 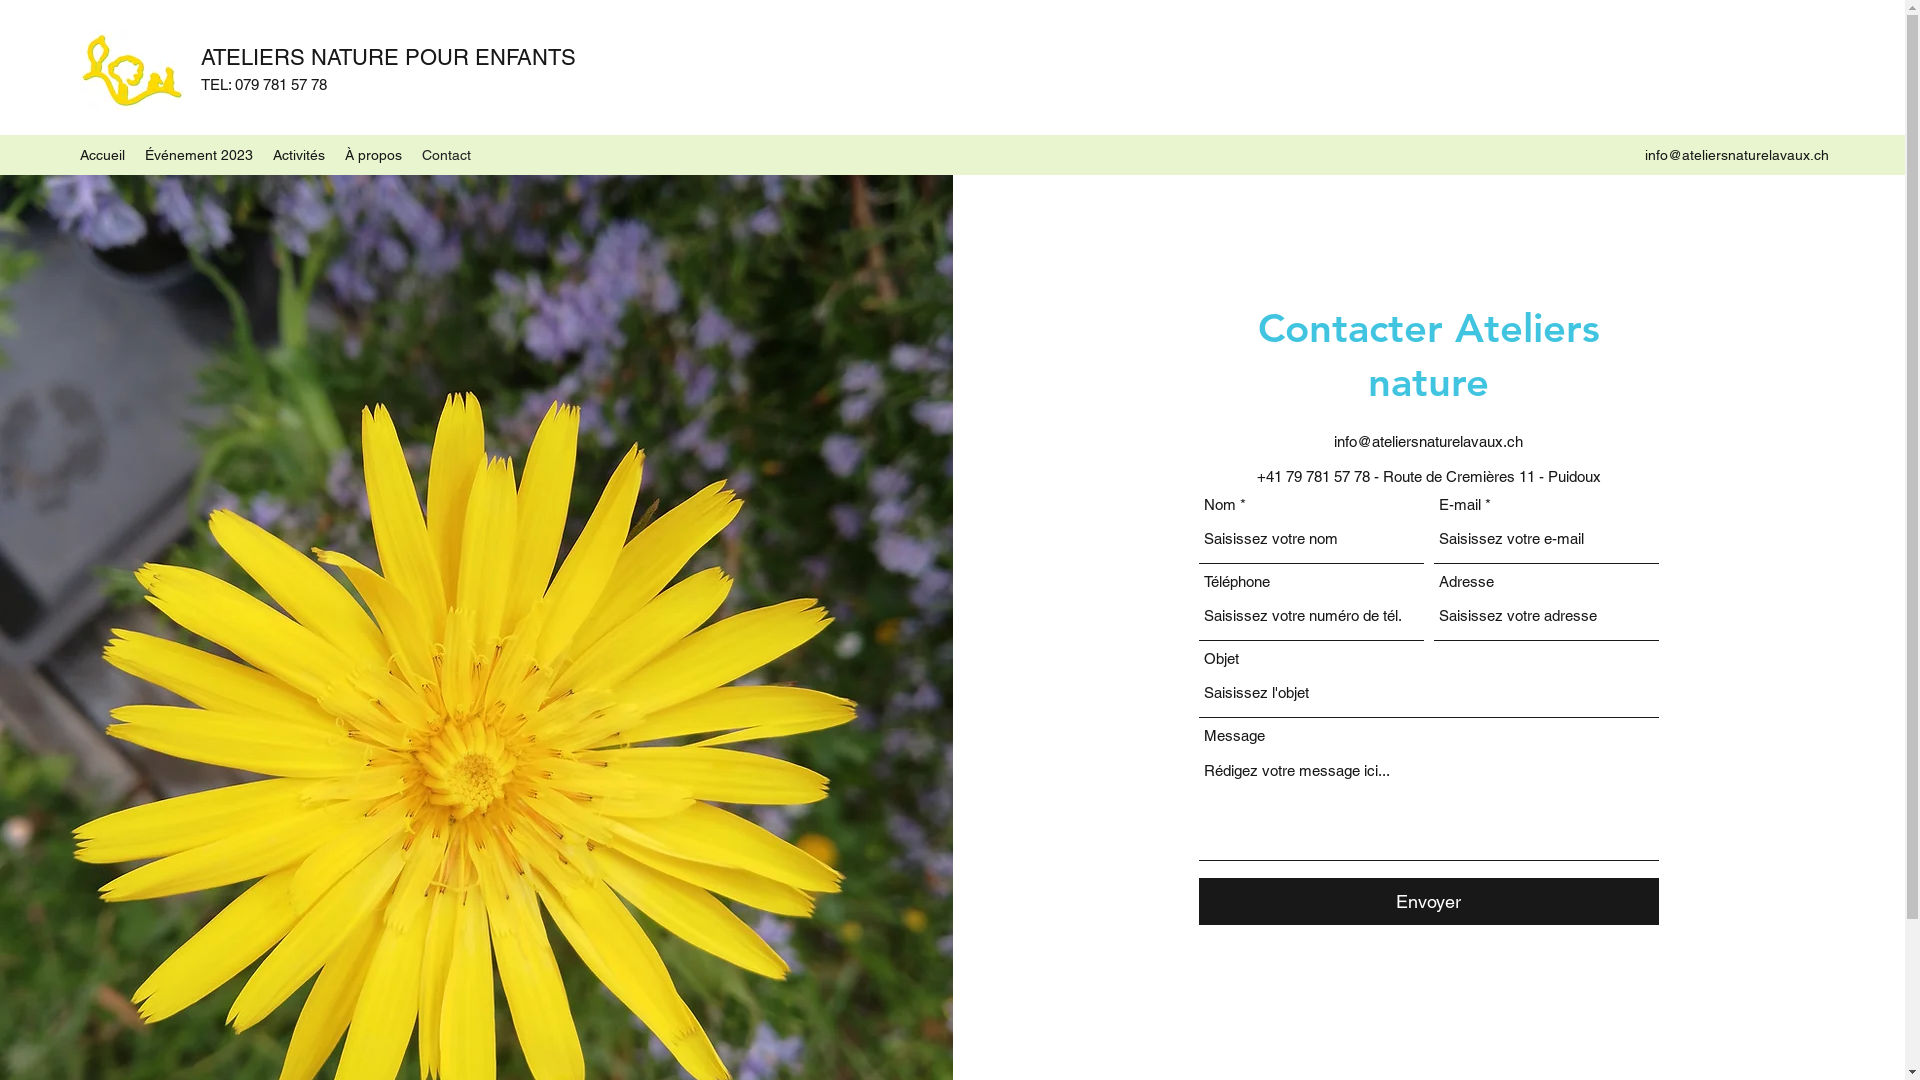 I want to click on 'Contact', so click(x=445, y=153).